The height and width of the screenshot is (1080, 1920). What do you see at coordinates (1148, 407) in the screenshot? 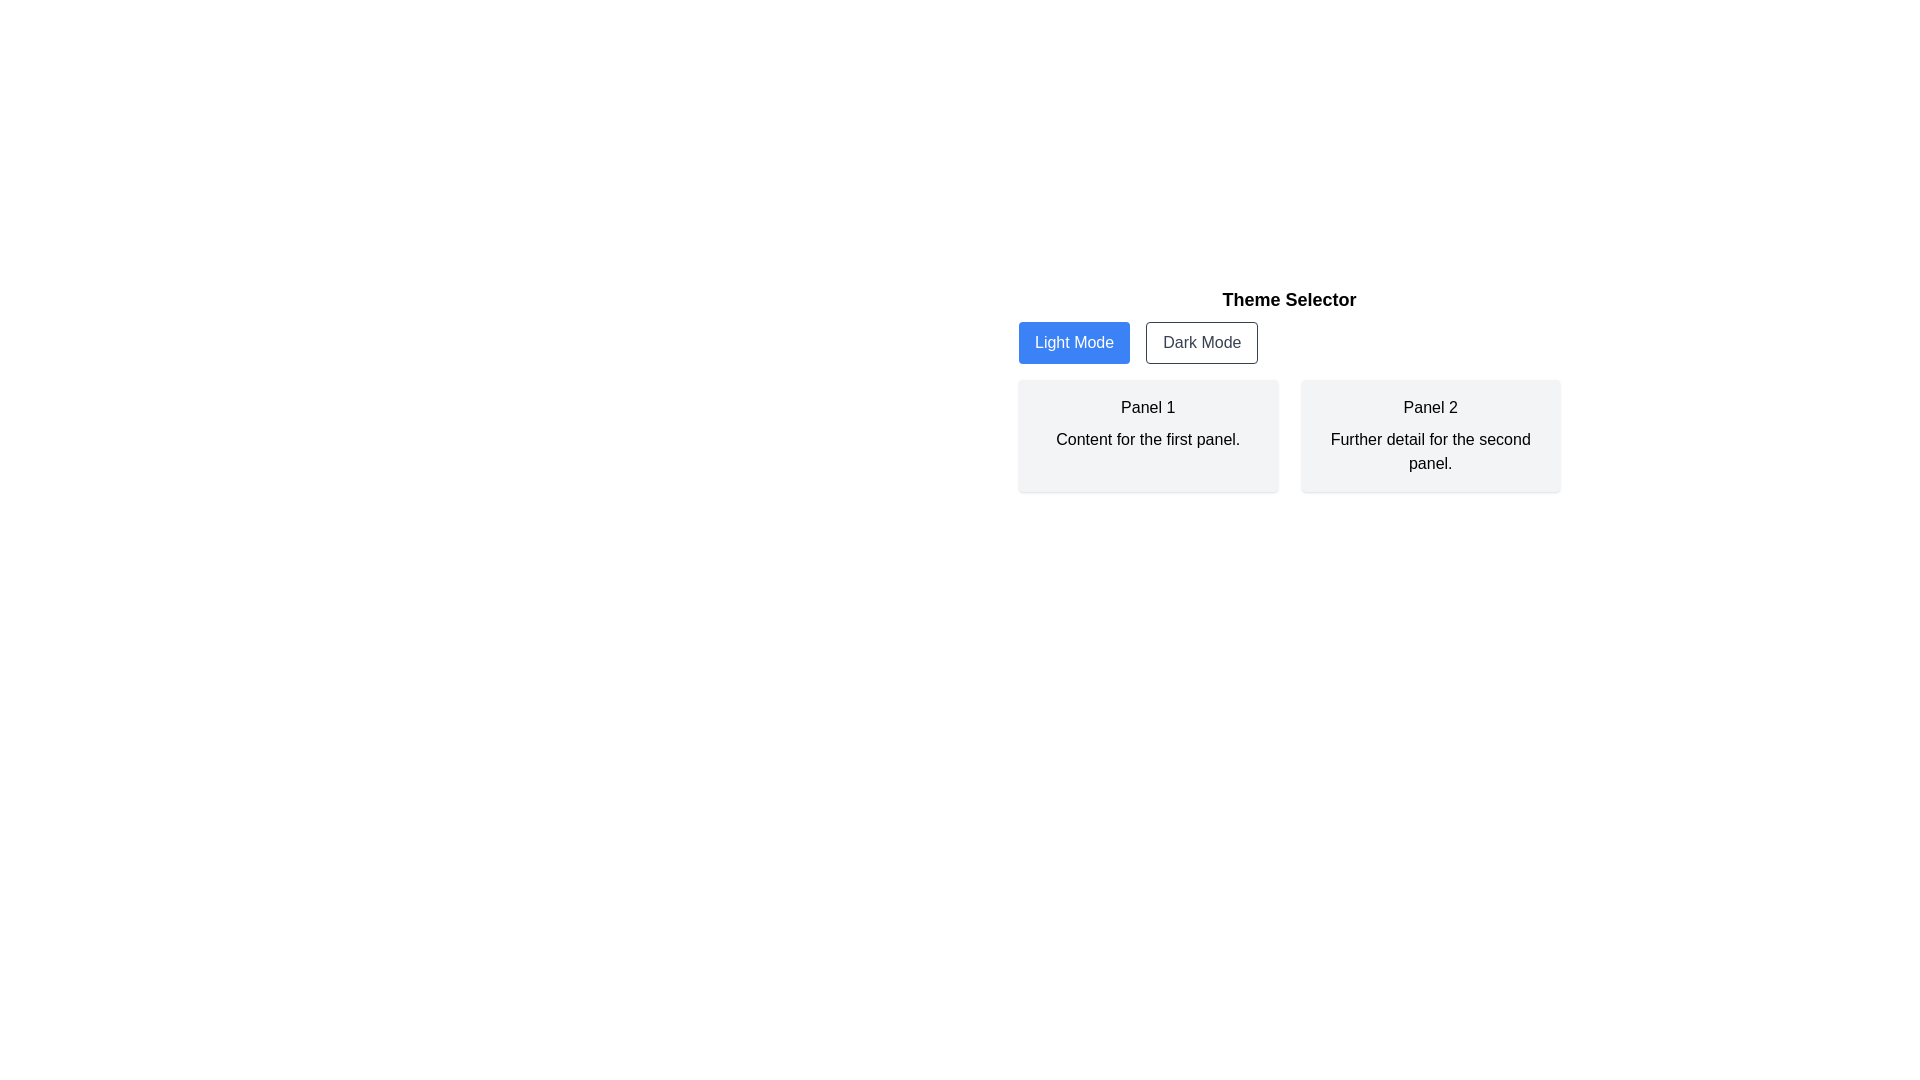
I see `the header text of the first panel, which serves as a title for the panel's content` at bounding box center [1148, 407].